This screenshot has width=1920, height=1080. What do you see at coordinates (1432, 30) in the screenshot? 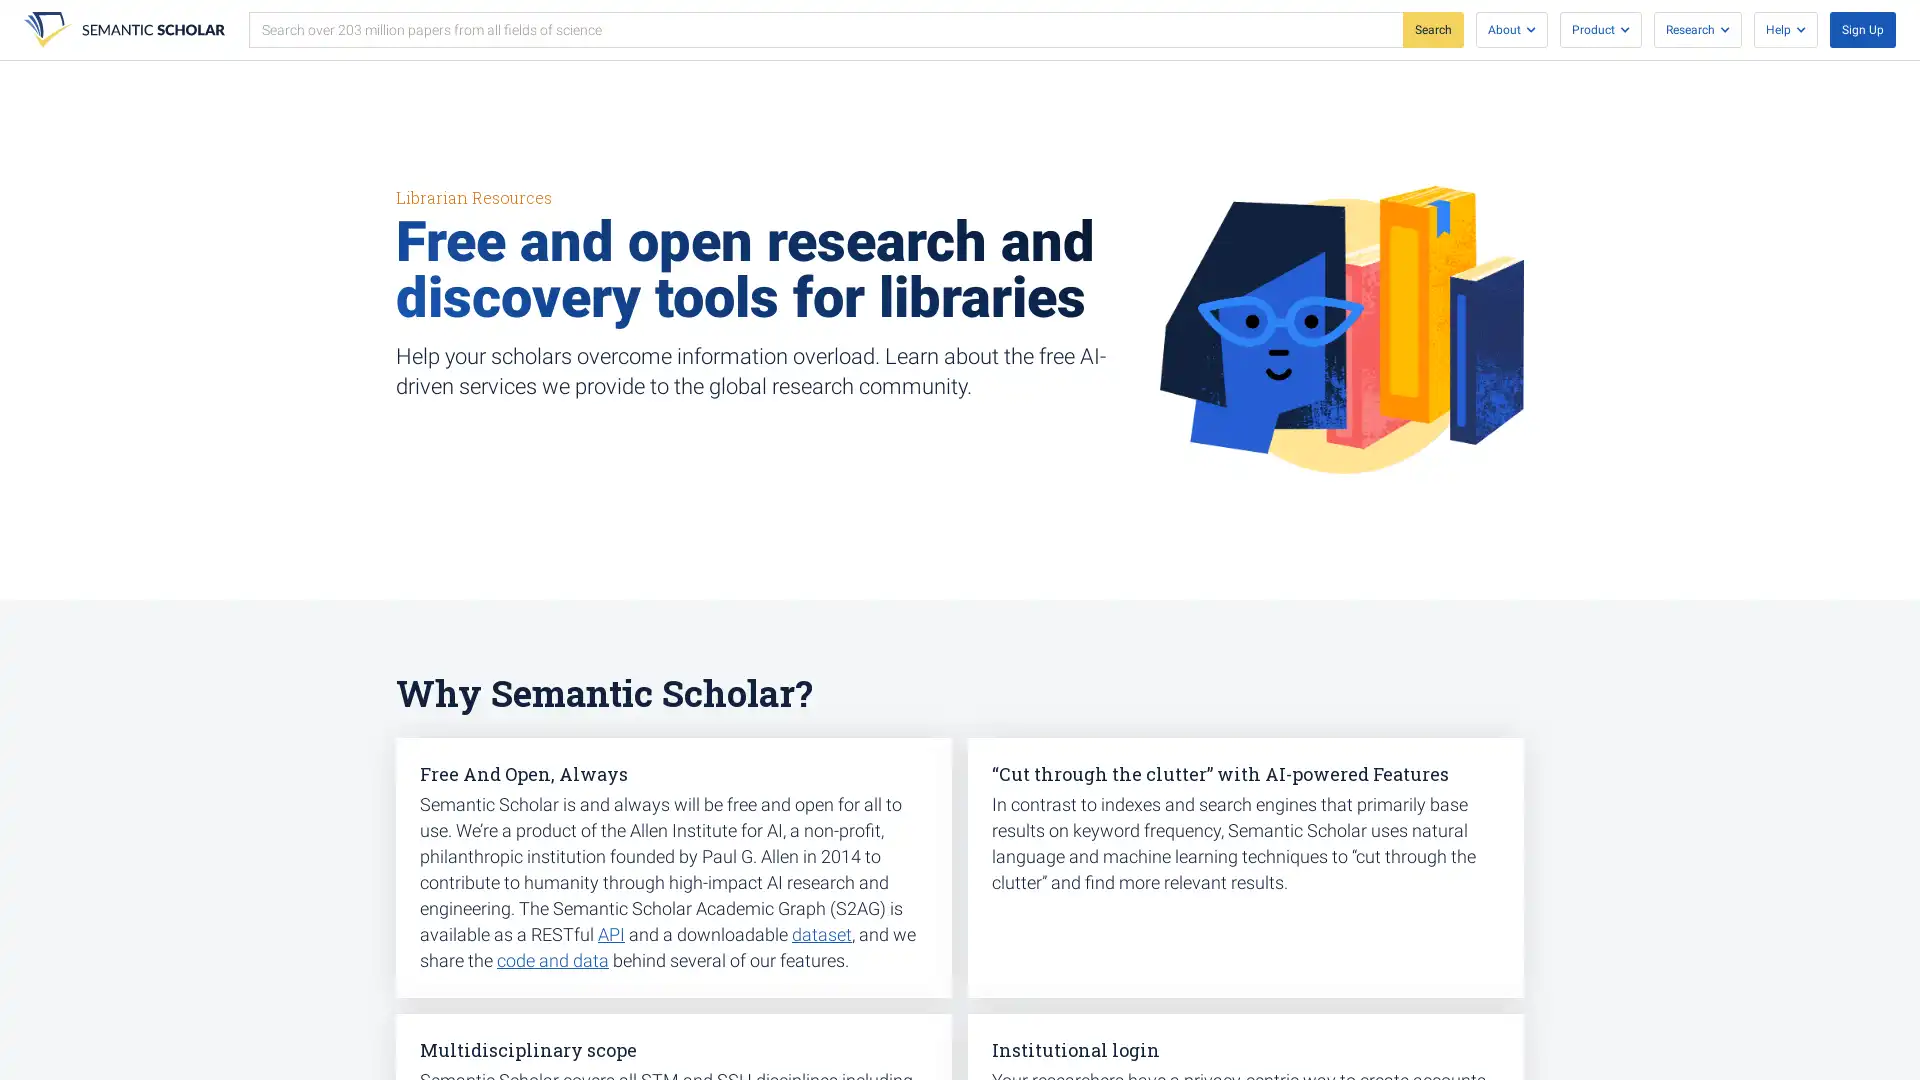
I see `Search` at bounding box center [1432, 30].